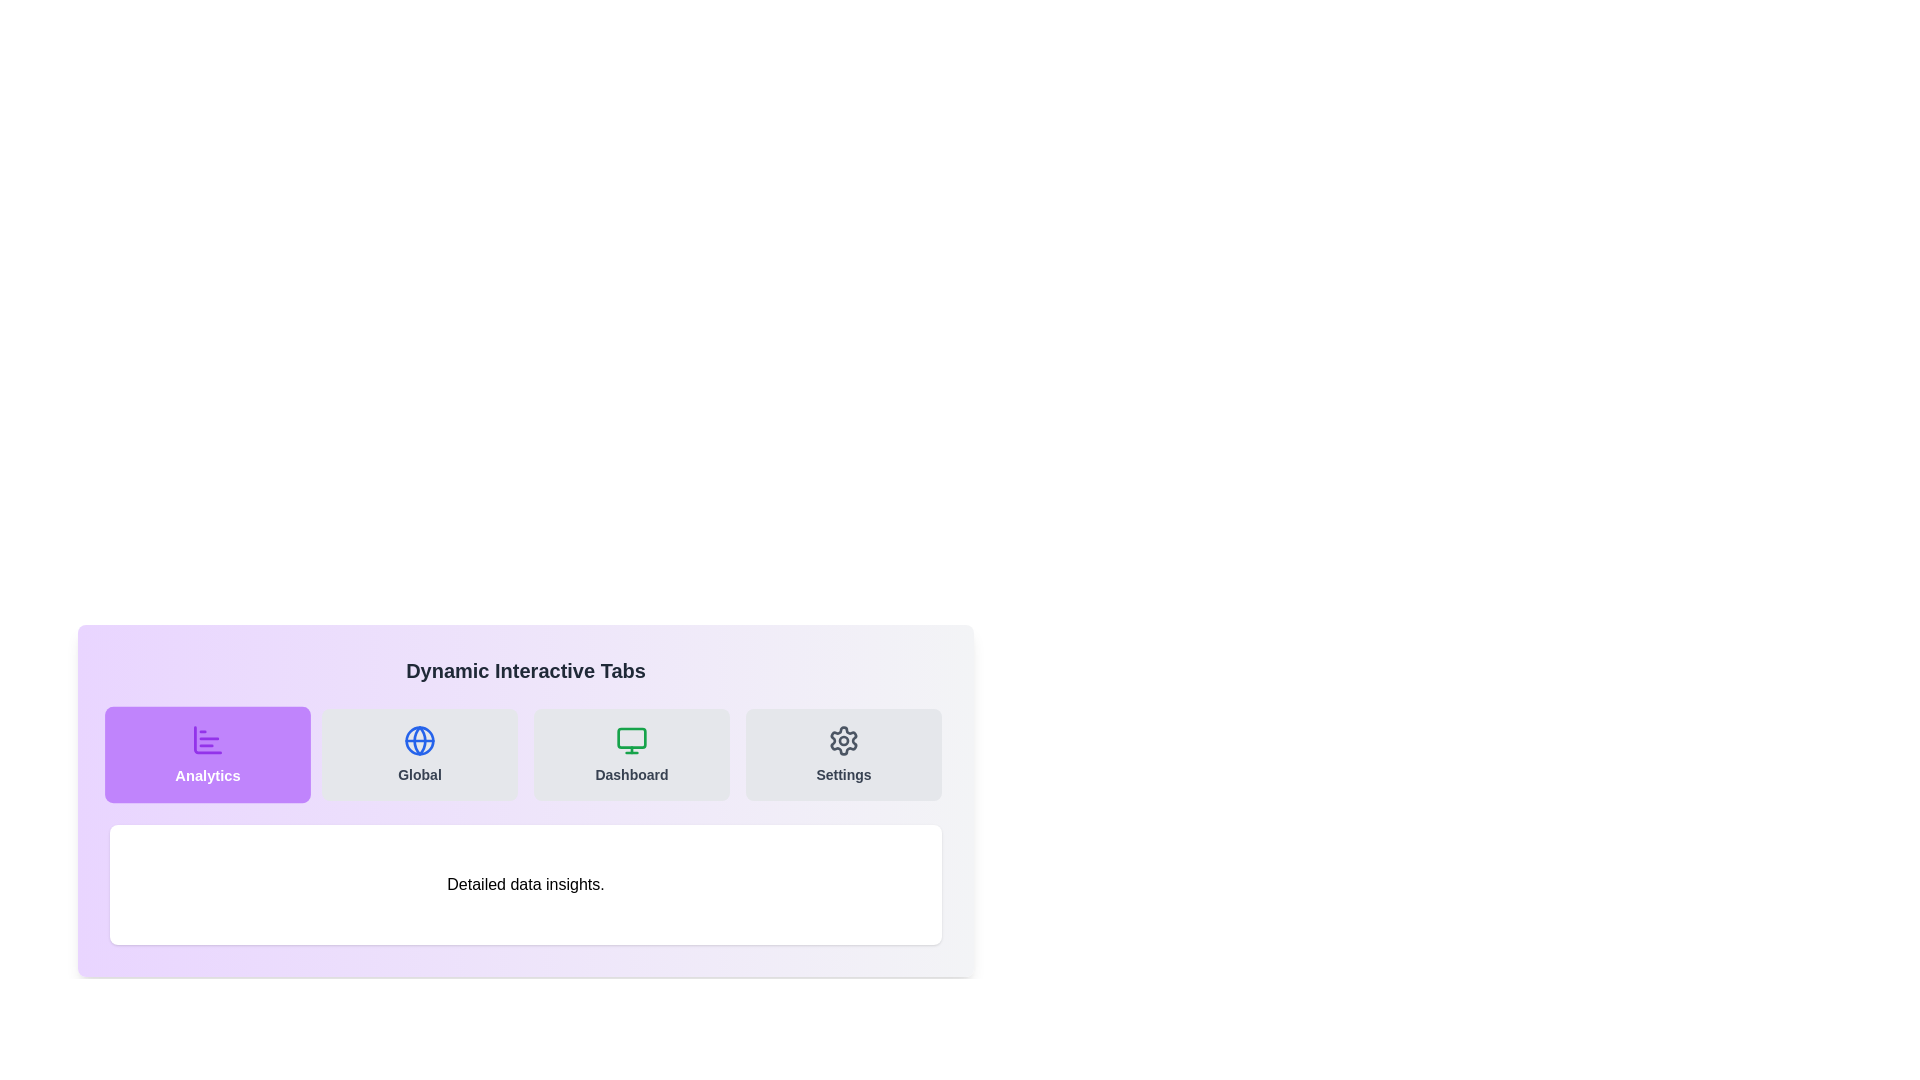  I want to click on the navigation button located on the far left of the grid layout, so click(207, 755).